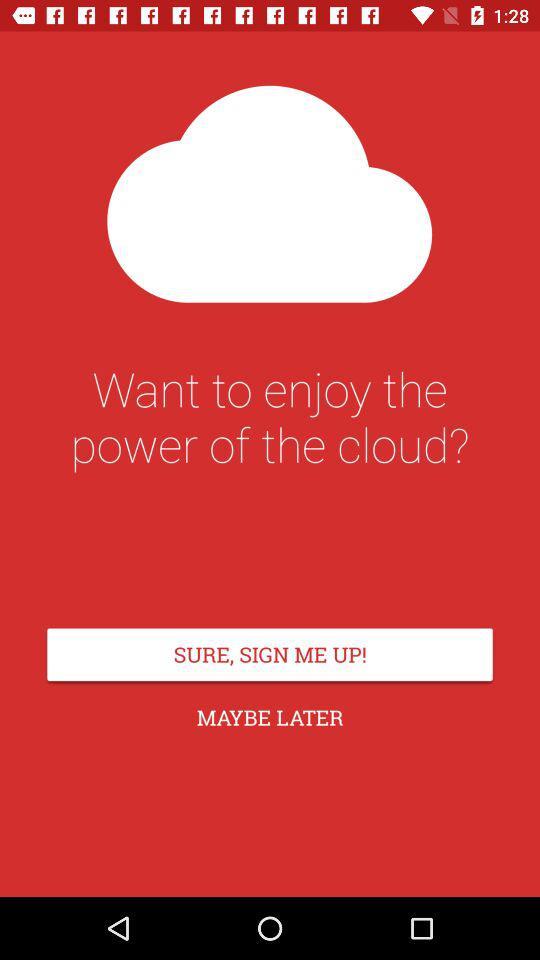 This screenshot has width=540, height=960. Describe the element at coordinates (270, 653) in the screenshot. I see `the icon below the want to enjoy icon` at that location.